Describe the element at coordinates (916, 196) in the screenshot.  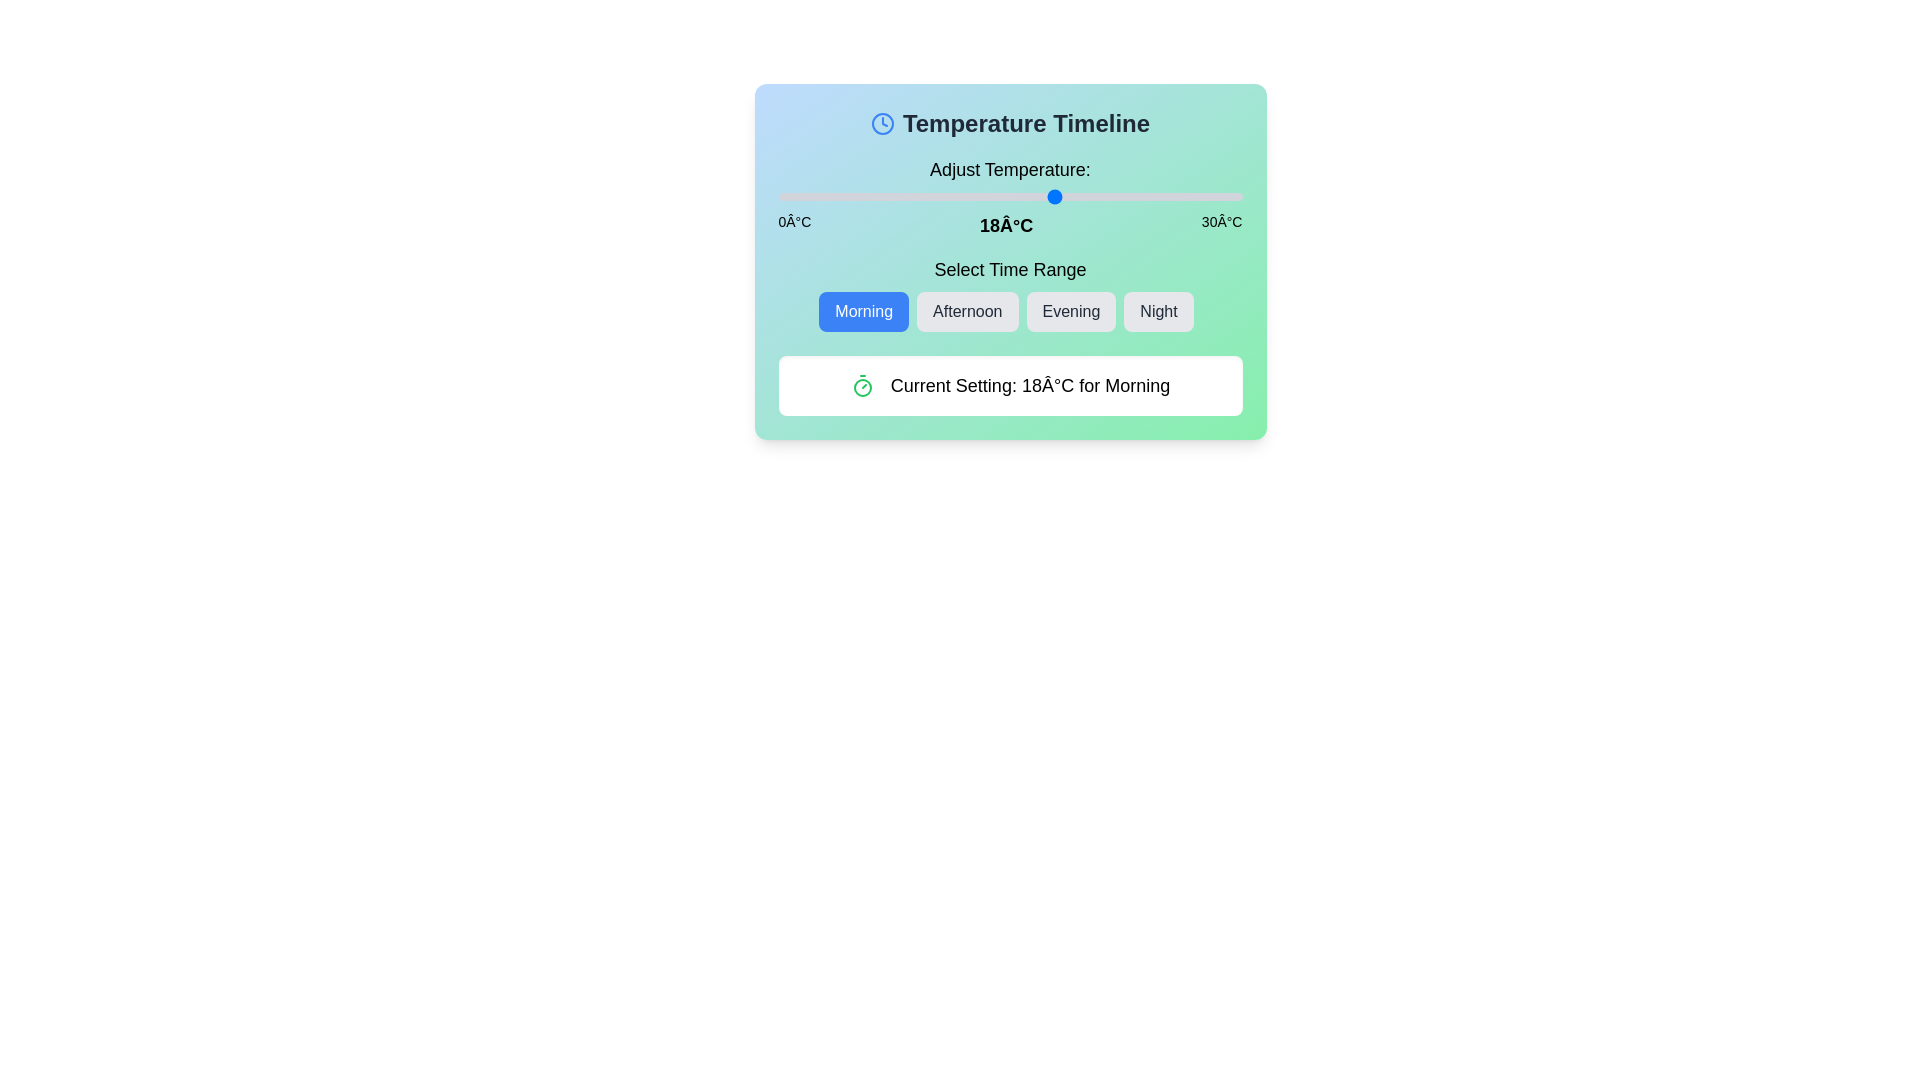
I see `the temperature slider to set the temperature to 9°C` at that location.